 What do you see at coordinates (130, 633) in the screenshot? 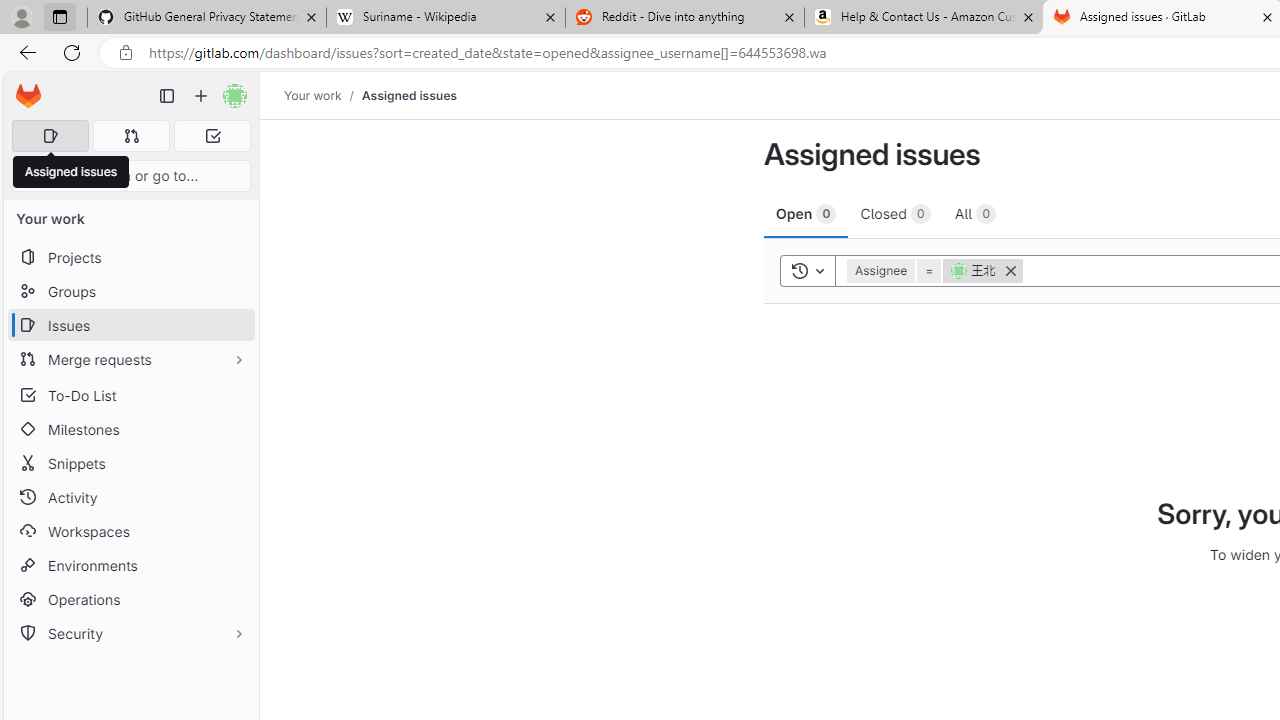
I see `'Security'` at bounding box center [130, 633].